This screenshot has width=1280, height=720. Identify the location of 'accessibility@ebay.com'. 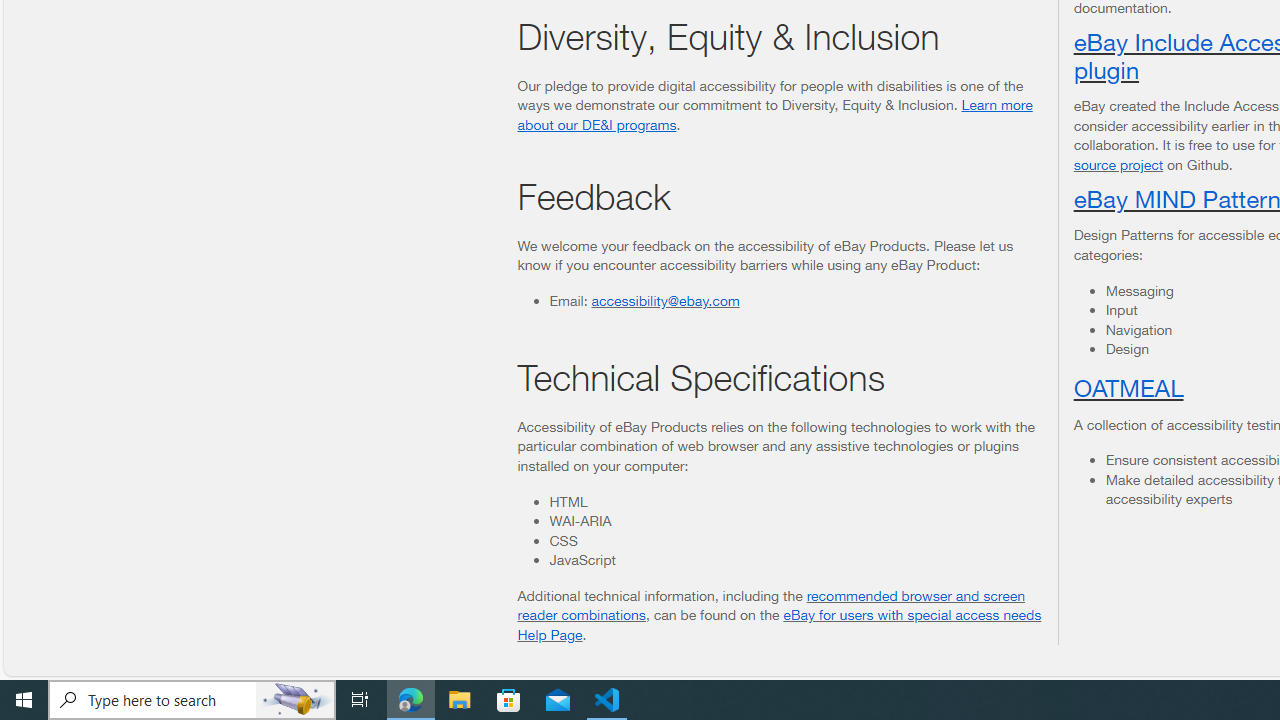
(665, 299).